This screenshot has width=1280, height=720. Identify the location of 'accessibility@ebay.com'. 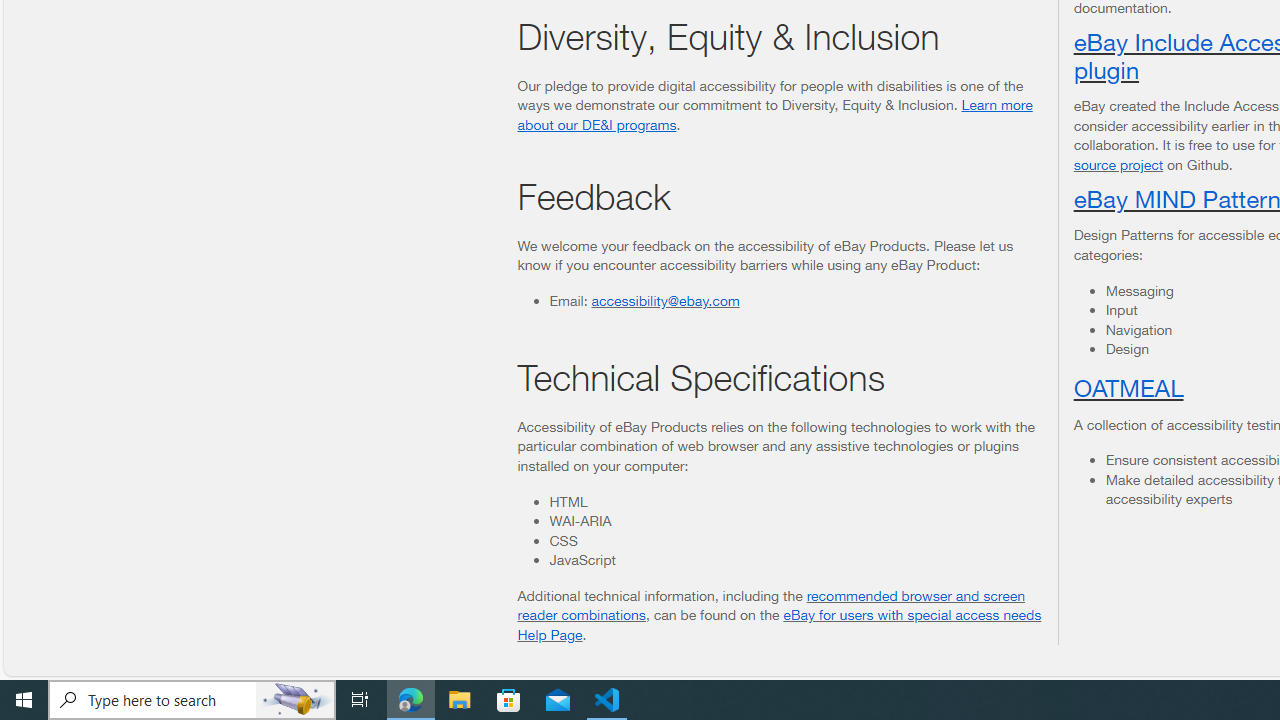
(665, 299).